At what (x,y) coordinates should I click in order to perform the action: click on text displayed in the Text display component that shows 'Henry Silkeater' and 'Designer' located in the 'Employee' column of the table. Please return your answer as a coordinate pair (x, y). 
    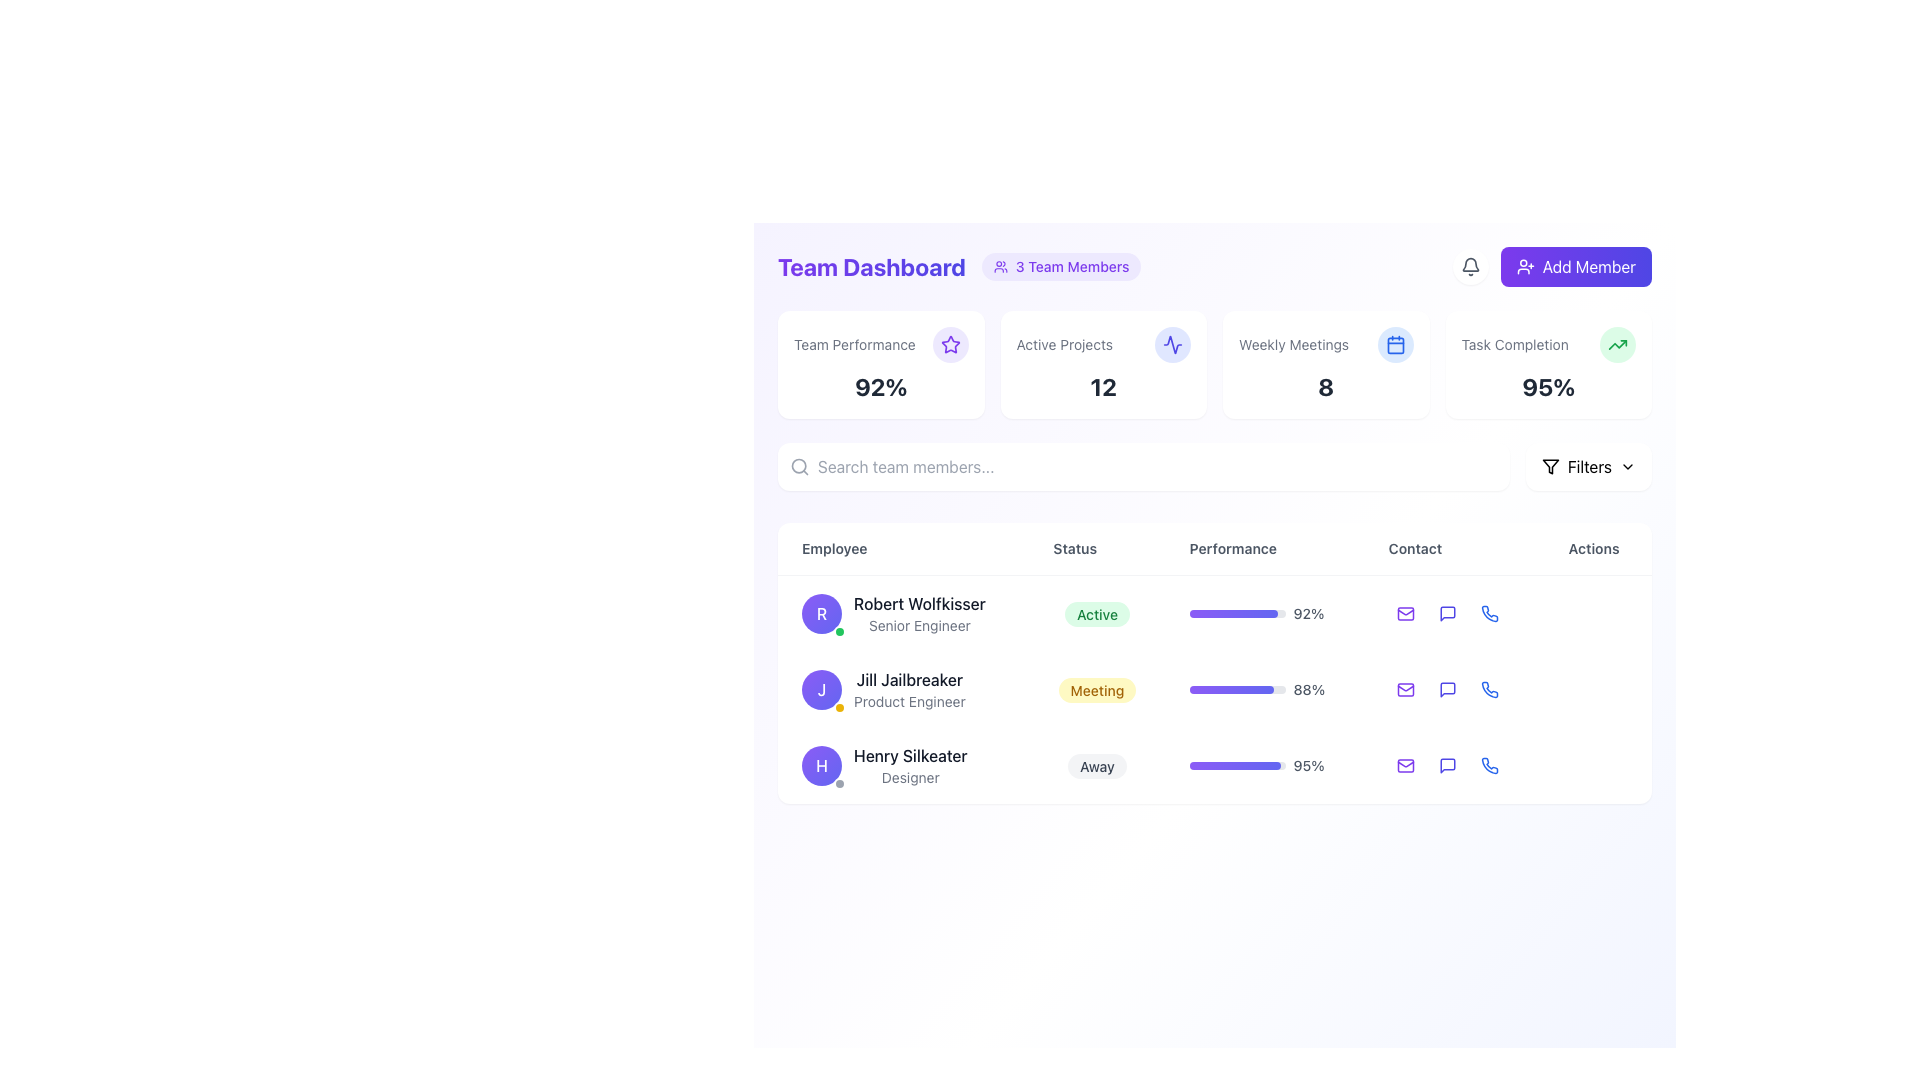
    Looking at the image, I should click on (909, 765).